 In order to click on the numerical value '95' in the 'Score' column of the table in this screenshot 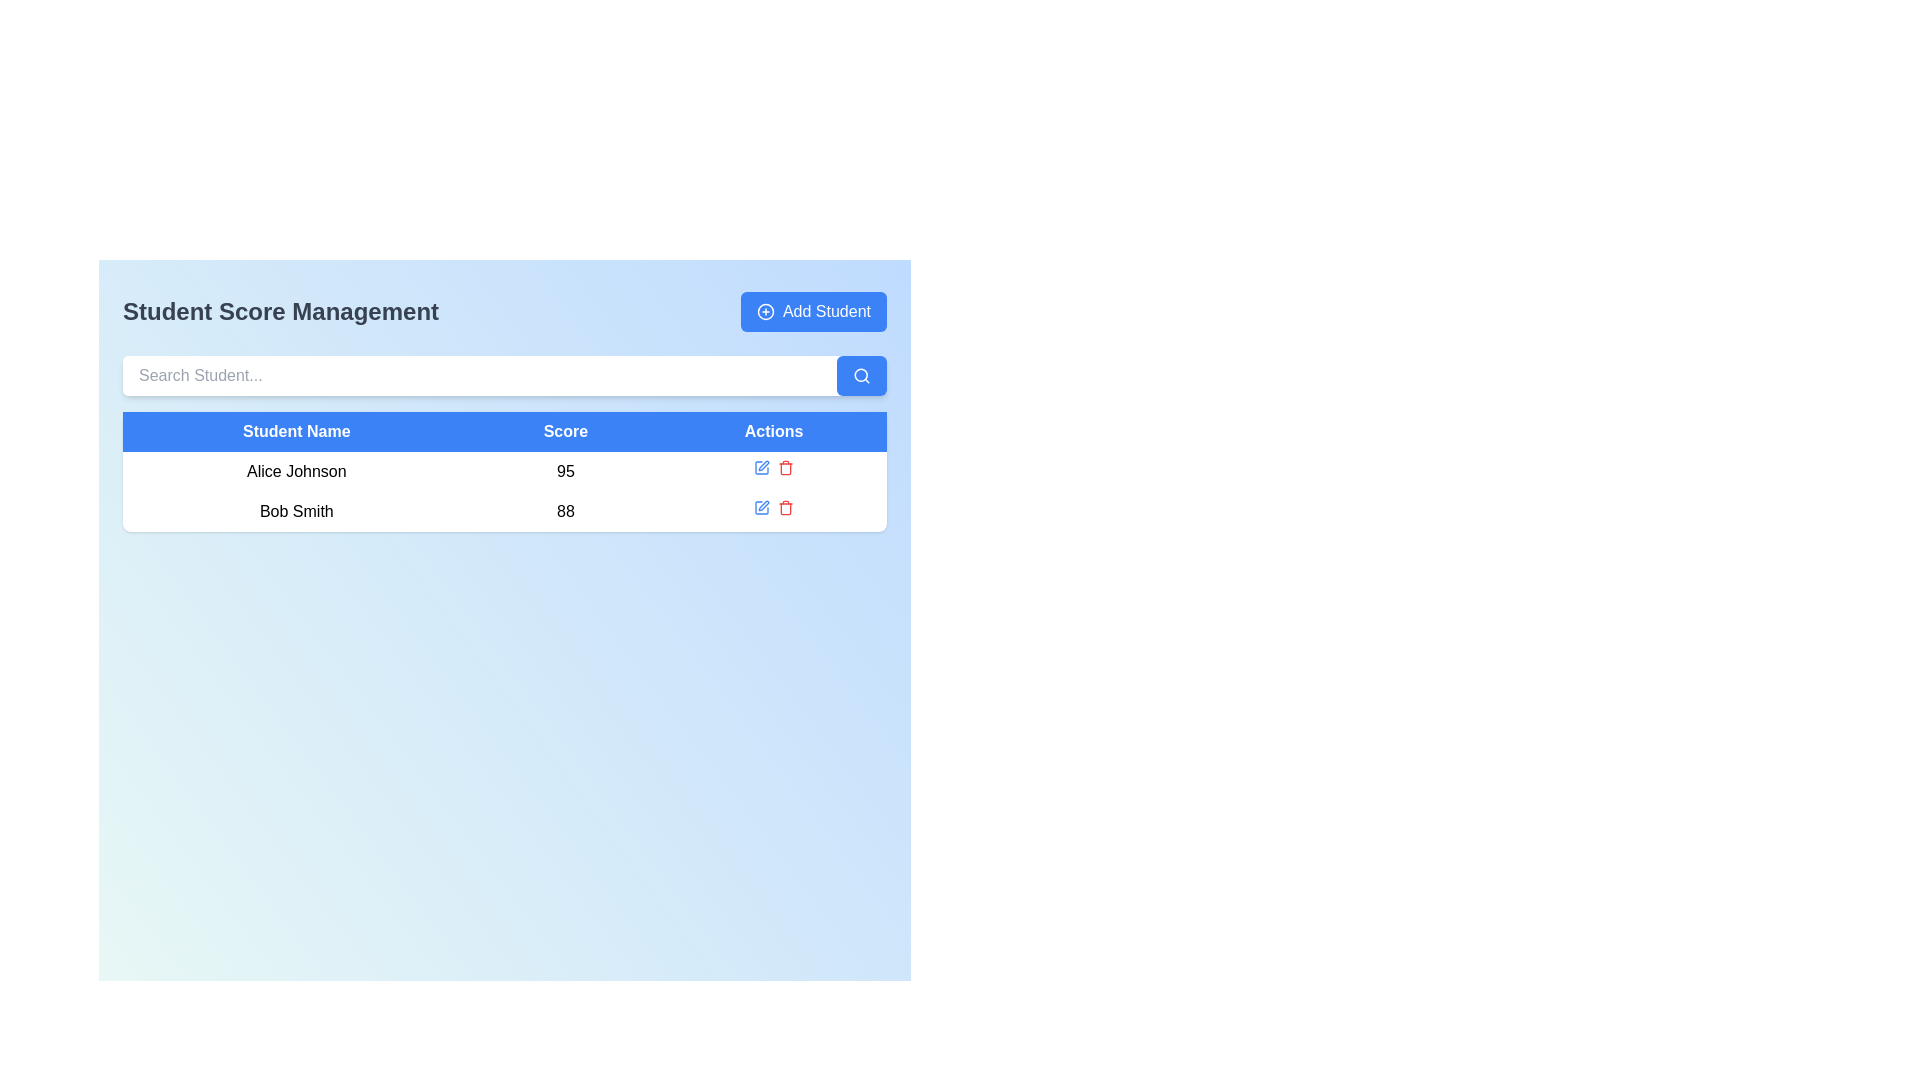, I will do `click(504, 471)`.